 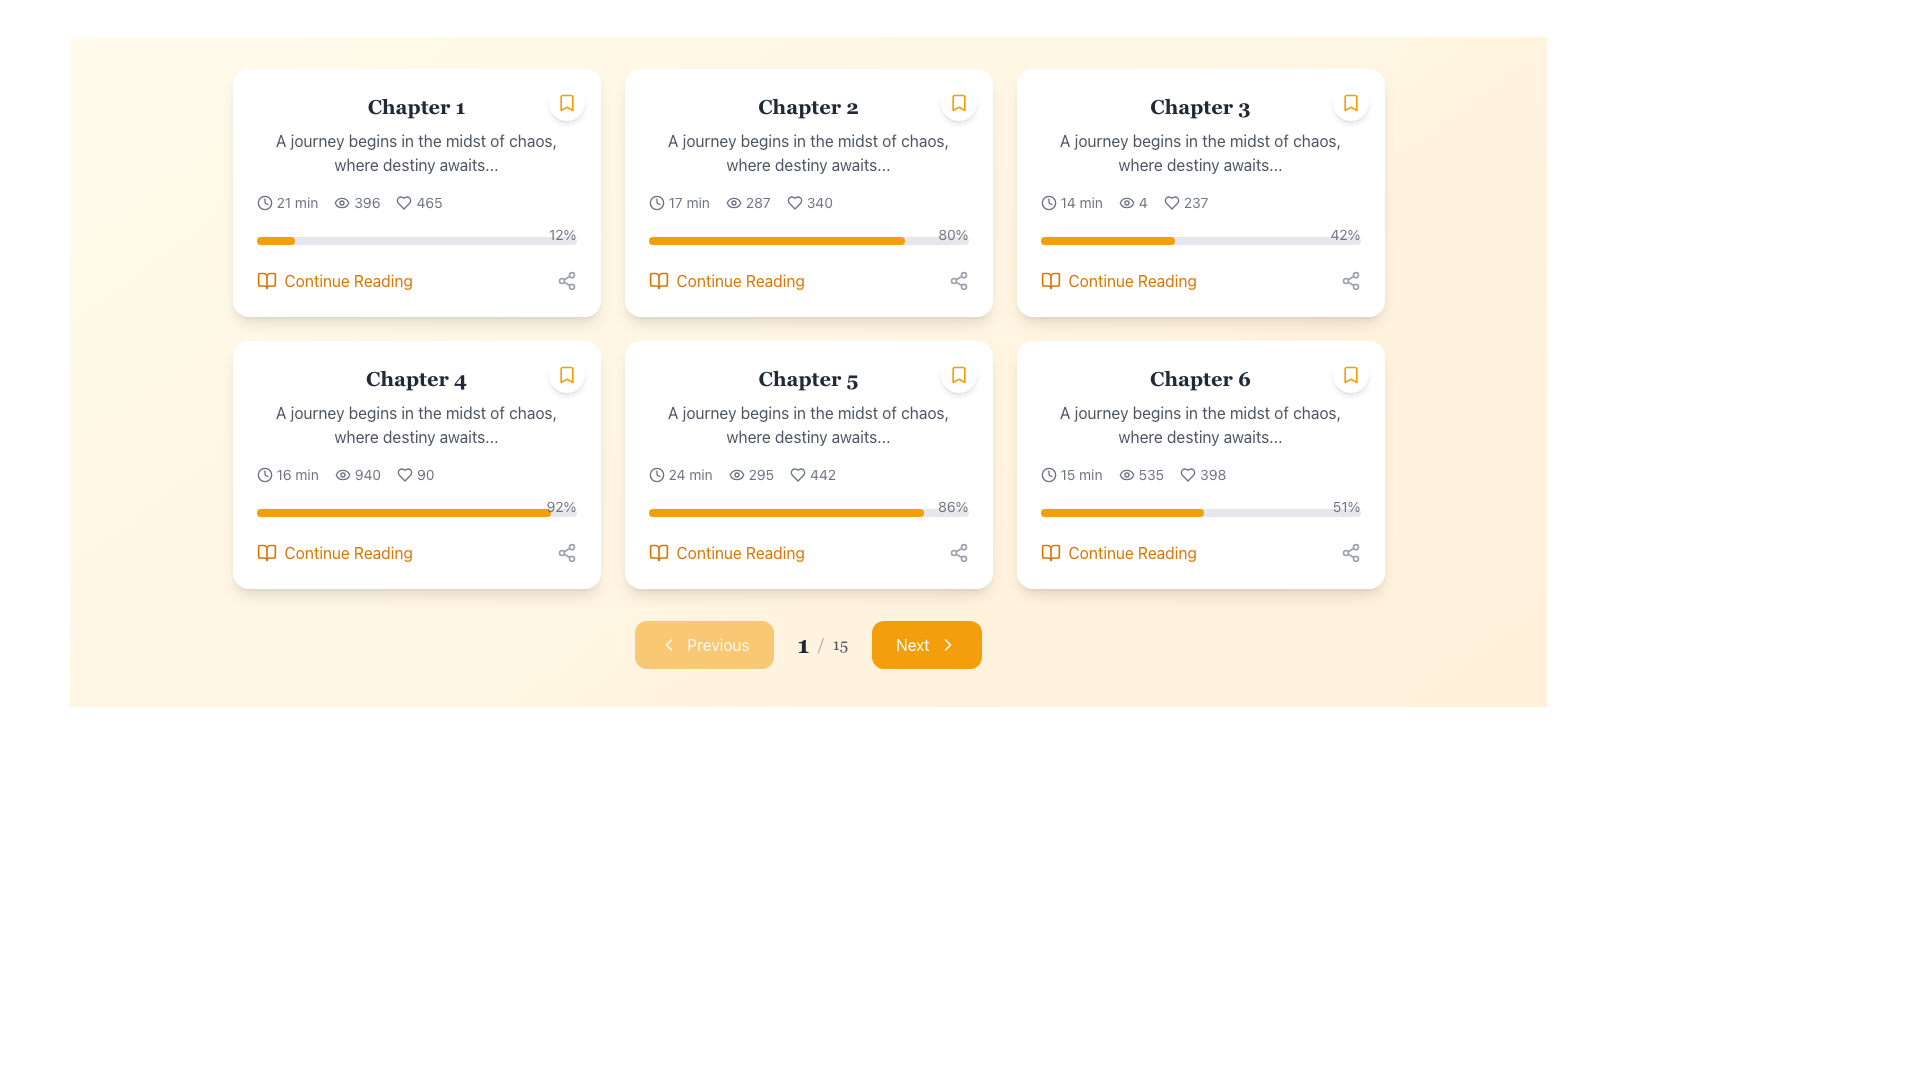 What do you see at coordinates (704, 644) in the screenshot?
I see `the 'Previous' button, which is a rectangular button with rounded corners, amber background, and white text located at the bottom section of the layout` at bounding box center [704, 644].